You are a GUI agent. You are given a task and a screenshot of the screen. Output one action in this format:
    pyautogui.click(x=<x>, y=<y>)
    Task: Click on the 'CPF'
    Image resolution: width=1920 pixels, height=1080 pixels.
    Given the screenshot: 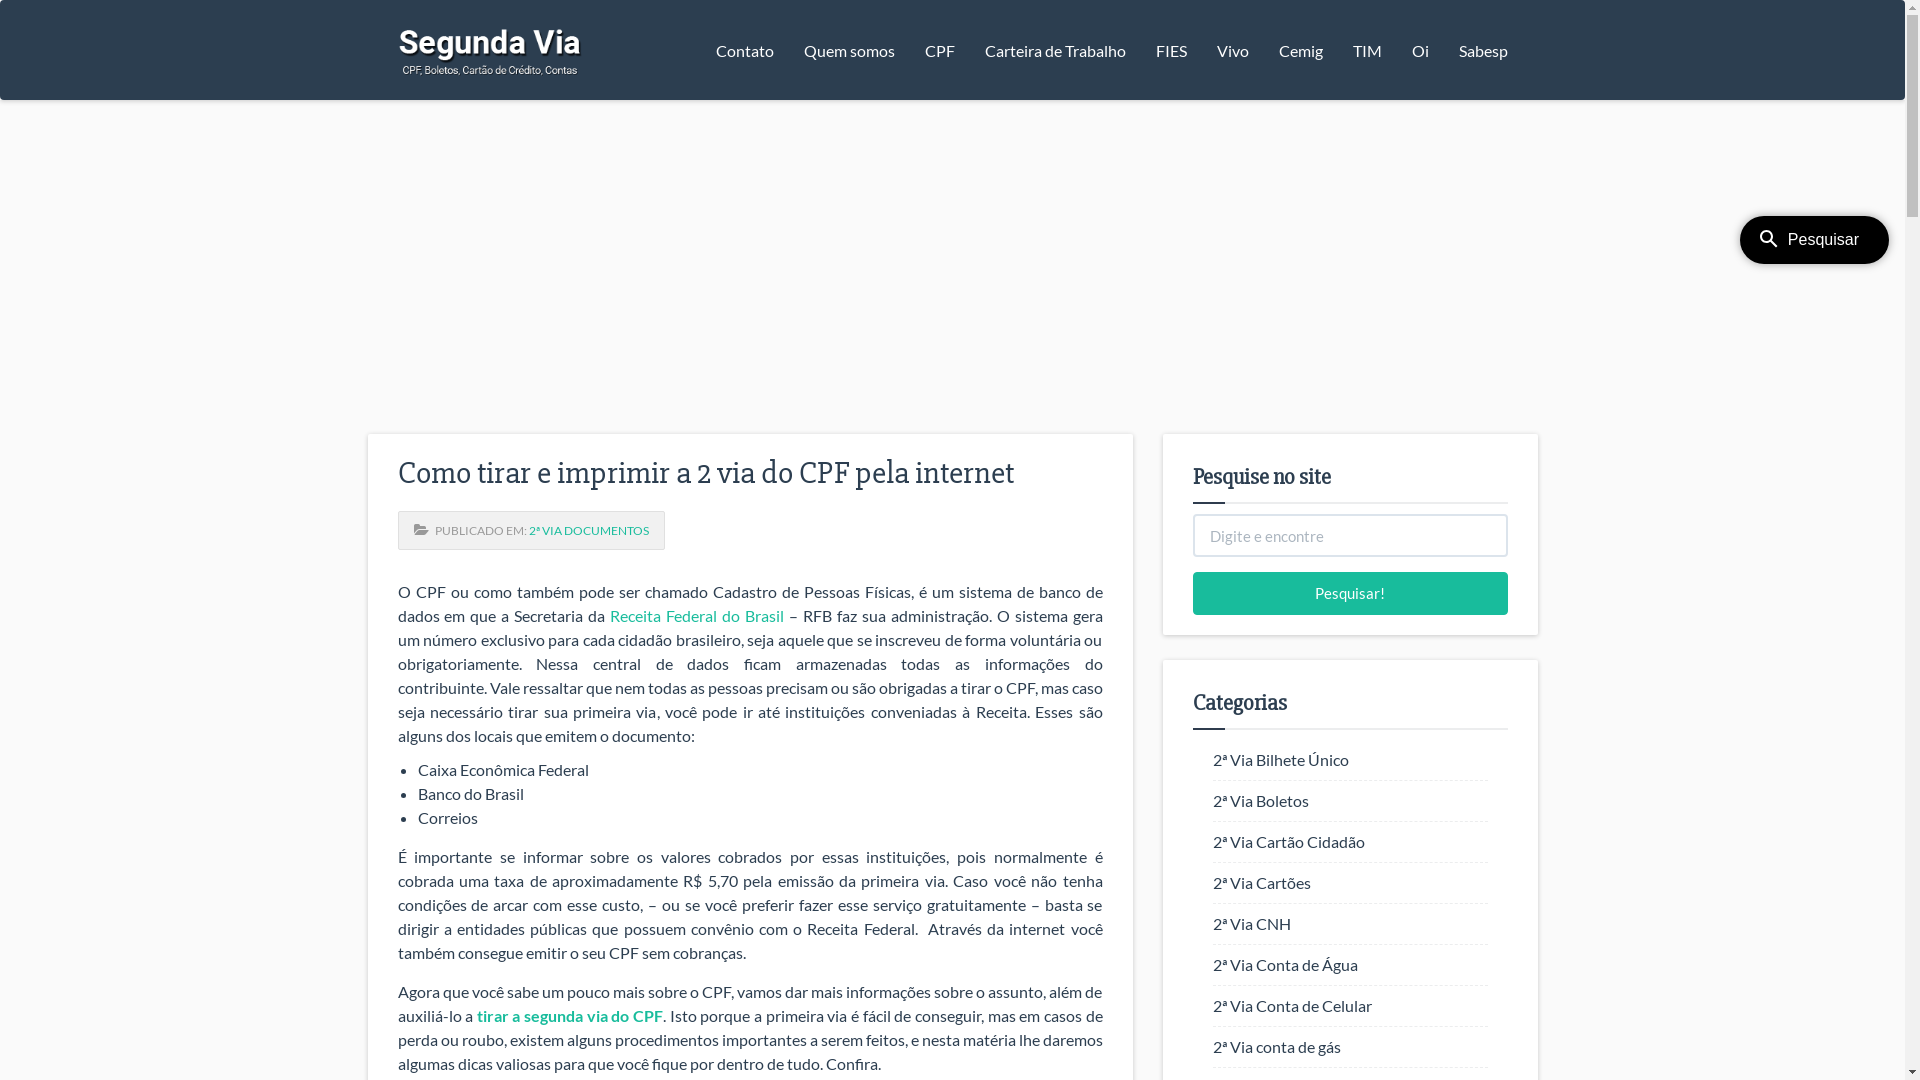 What is the action you would take?
    pyautogui.click(x=909, y=49)
    